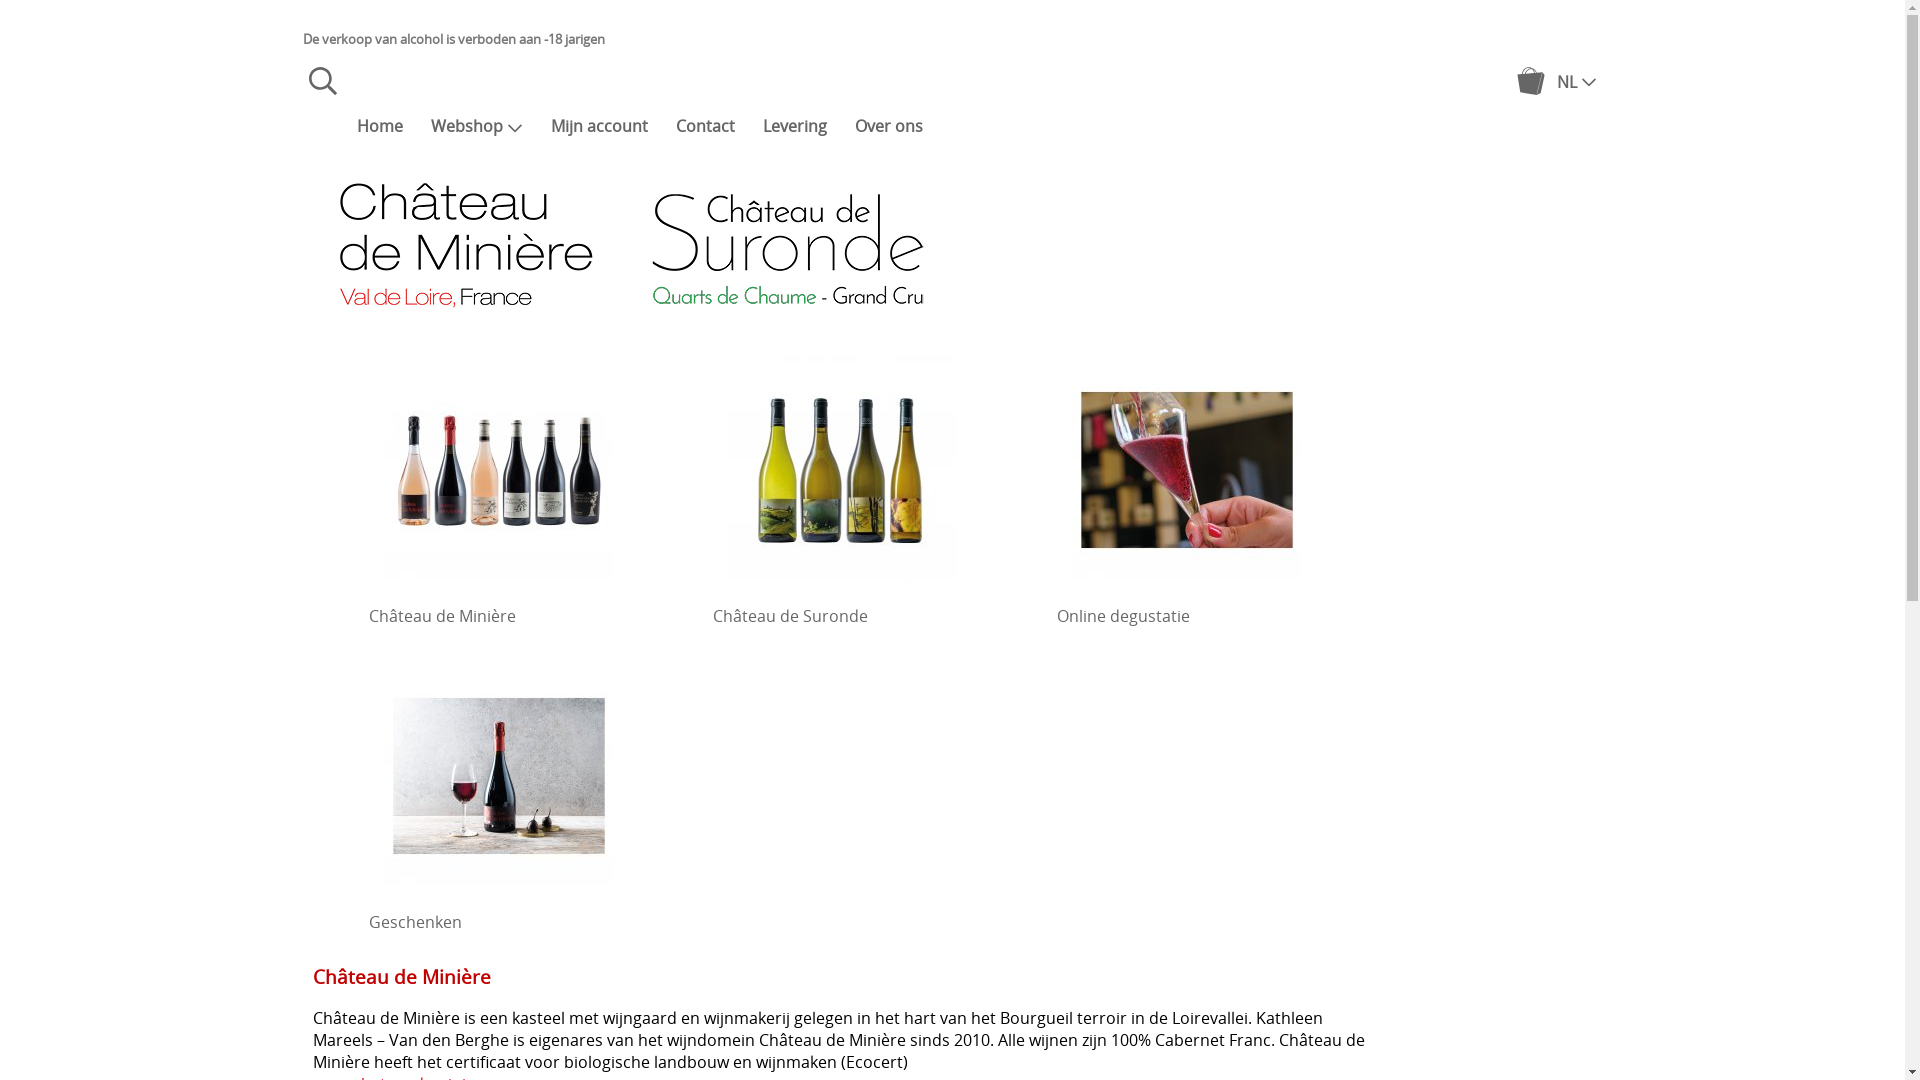 The width and height of the screenshot is (1920, 1080). What do you see at coordinates (474, 126) in the screenshot?
I see `'Webshop'` at bounding box center [474, 126].